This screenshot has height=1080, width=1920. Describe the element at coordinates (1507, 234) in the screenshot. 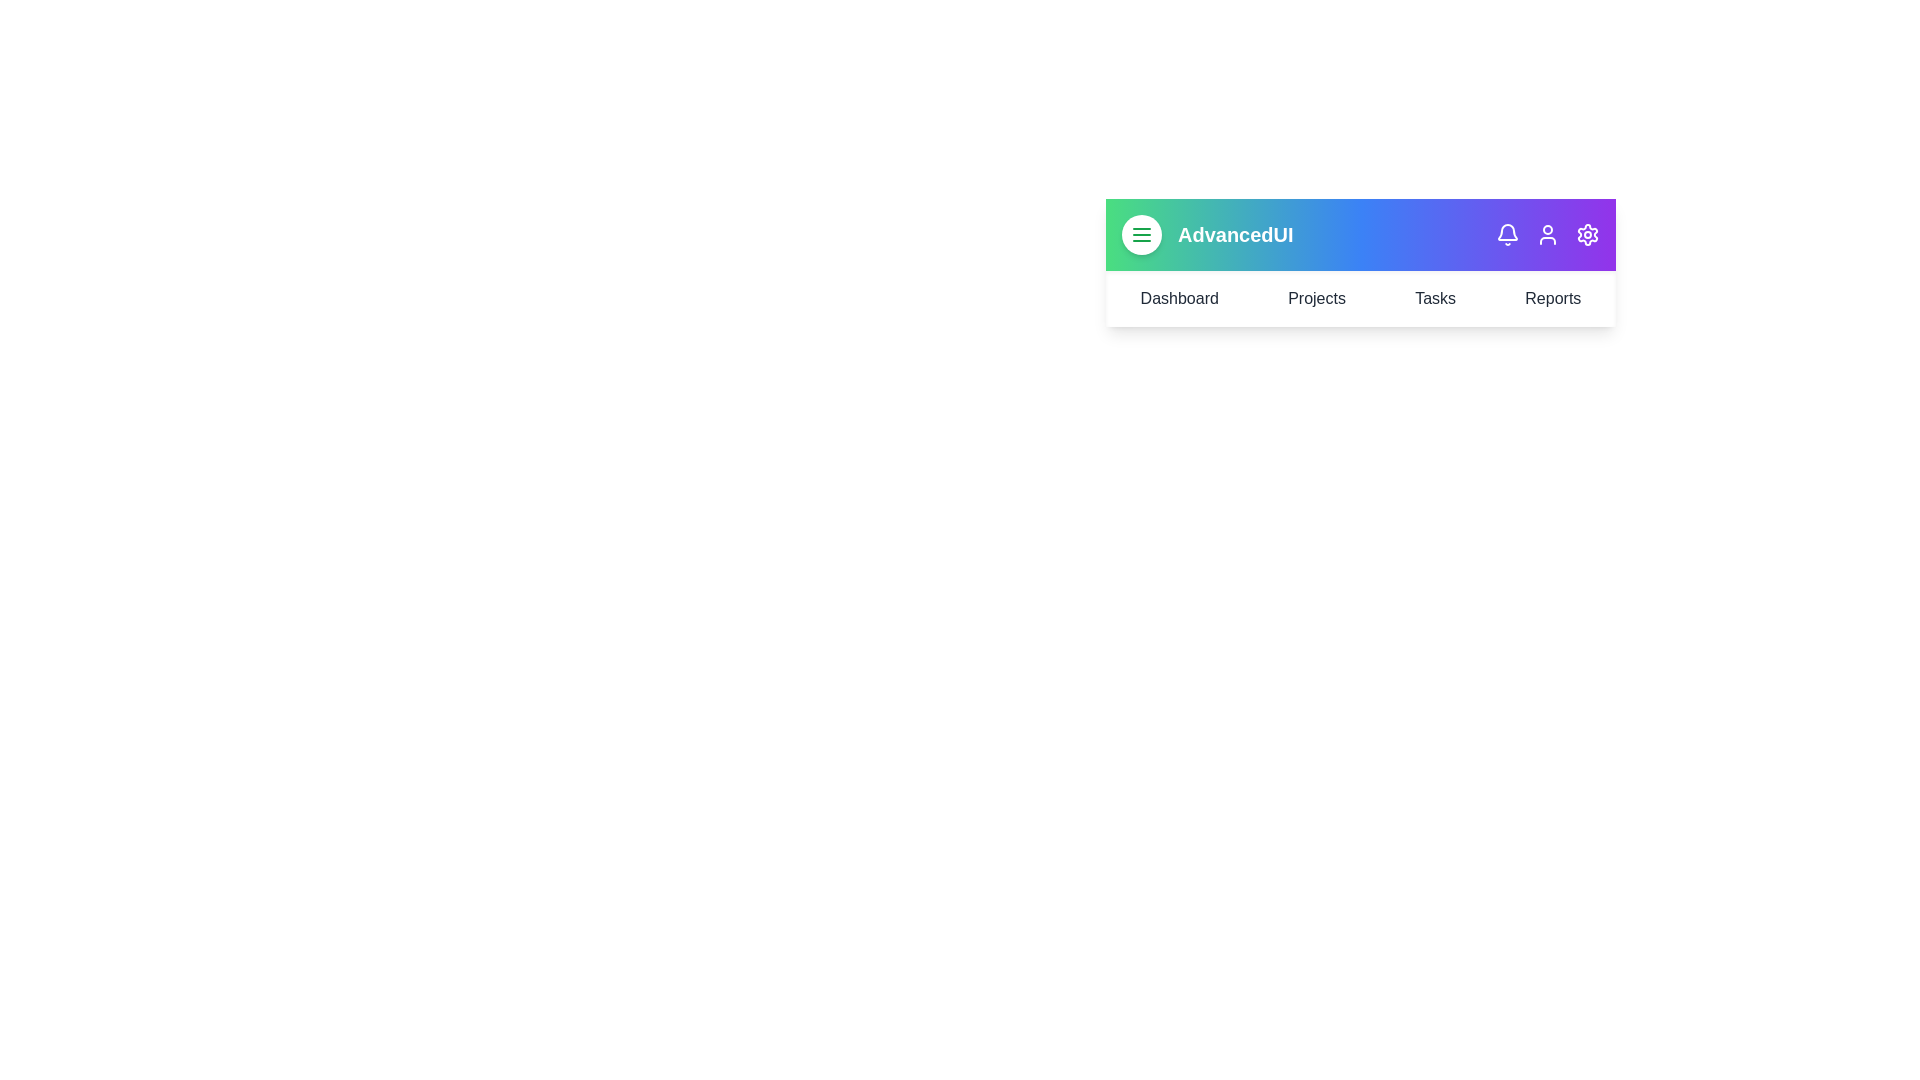

I see `the notification icon in the app bar` at that location.